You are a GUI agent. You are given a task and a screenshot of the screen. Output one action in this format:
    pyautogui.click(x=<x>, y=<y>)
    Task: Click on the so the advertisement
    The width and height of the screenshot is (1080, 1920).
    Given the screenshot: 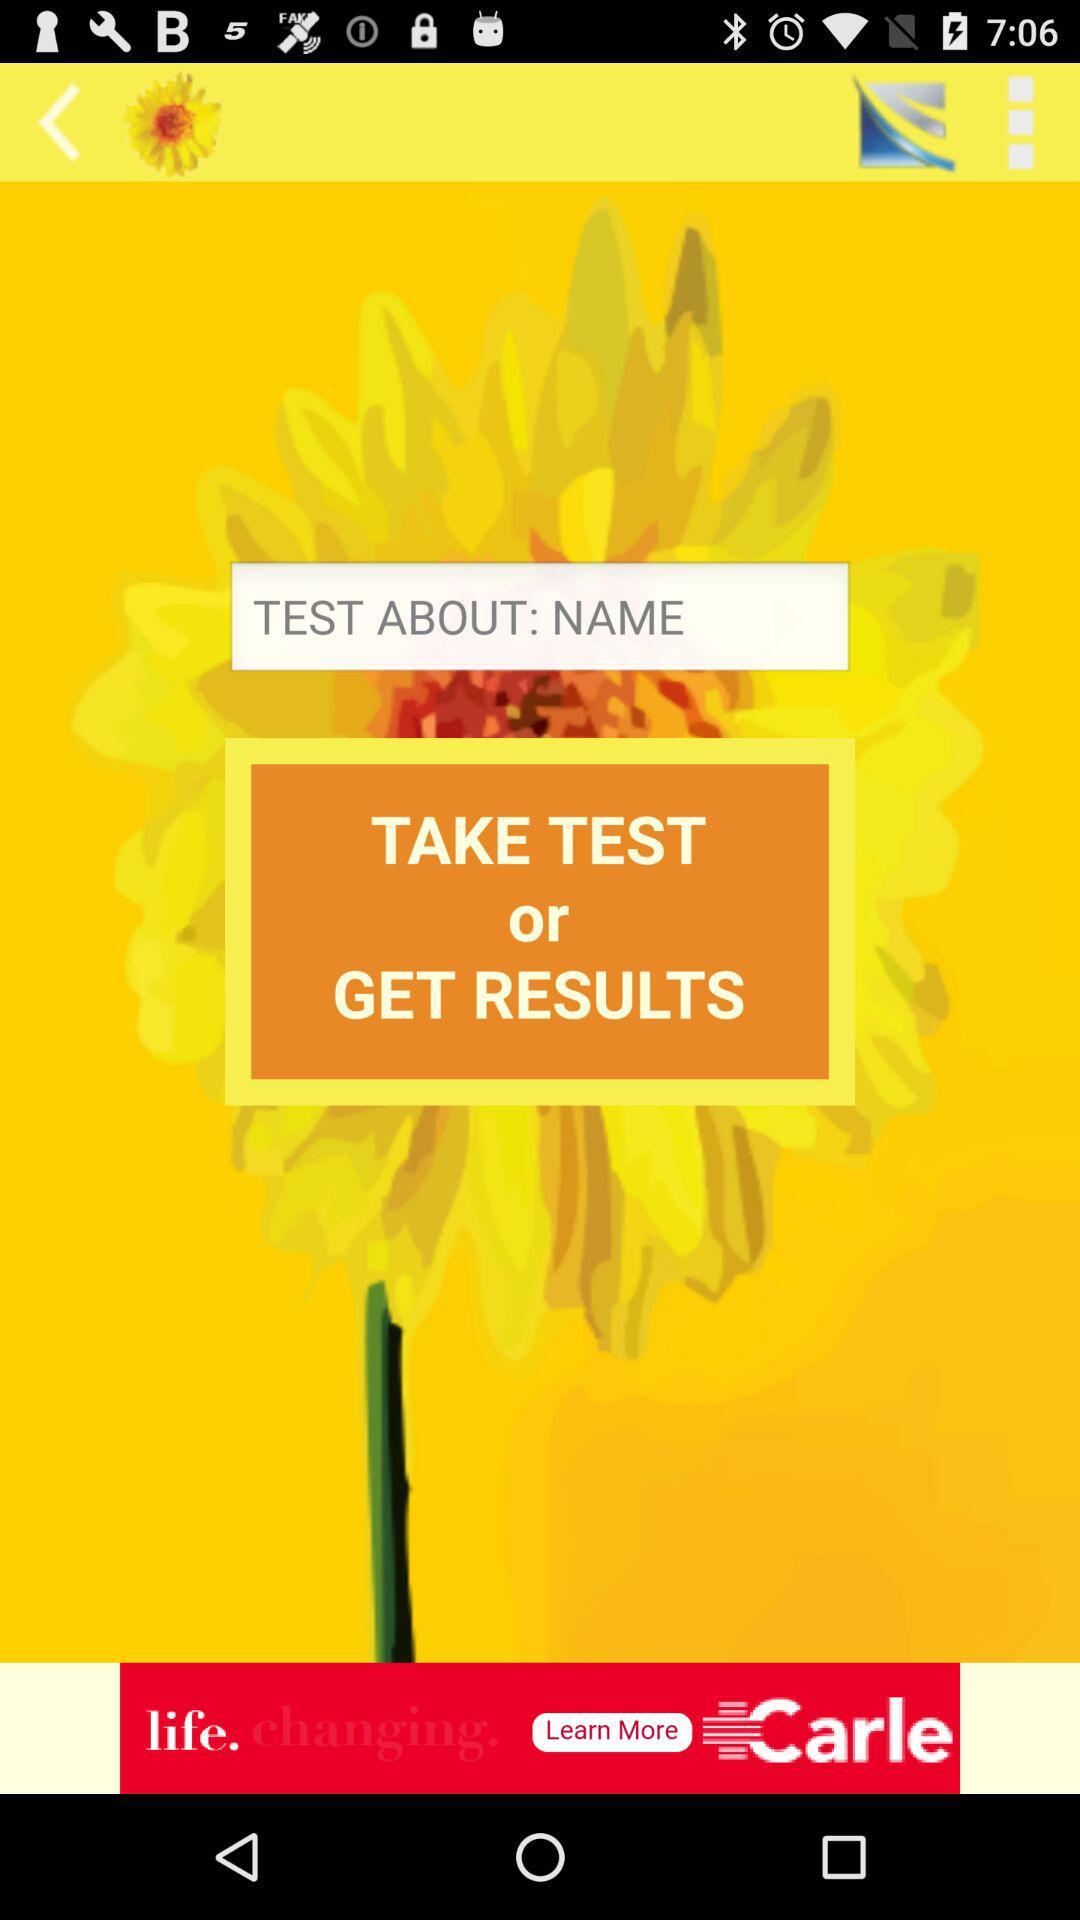 What is the action you would take?
    pyautogui.click(x=540, y=1727)
    